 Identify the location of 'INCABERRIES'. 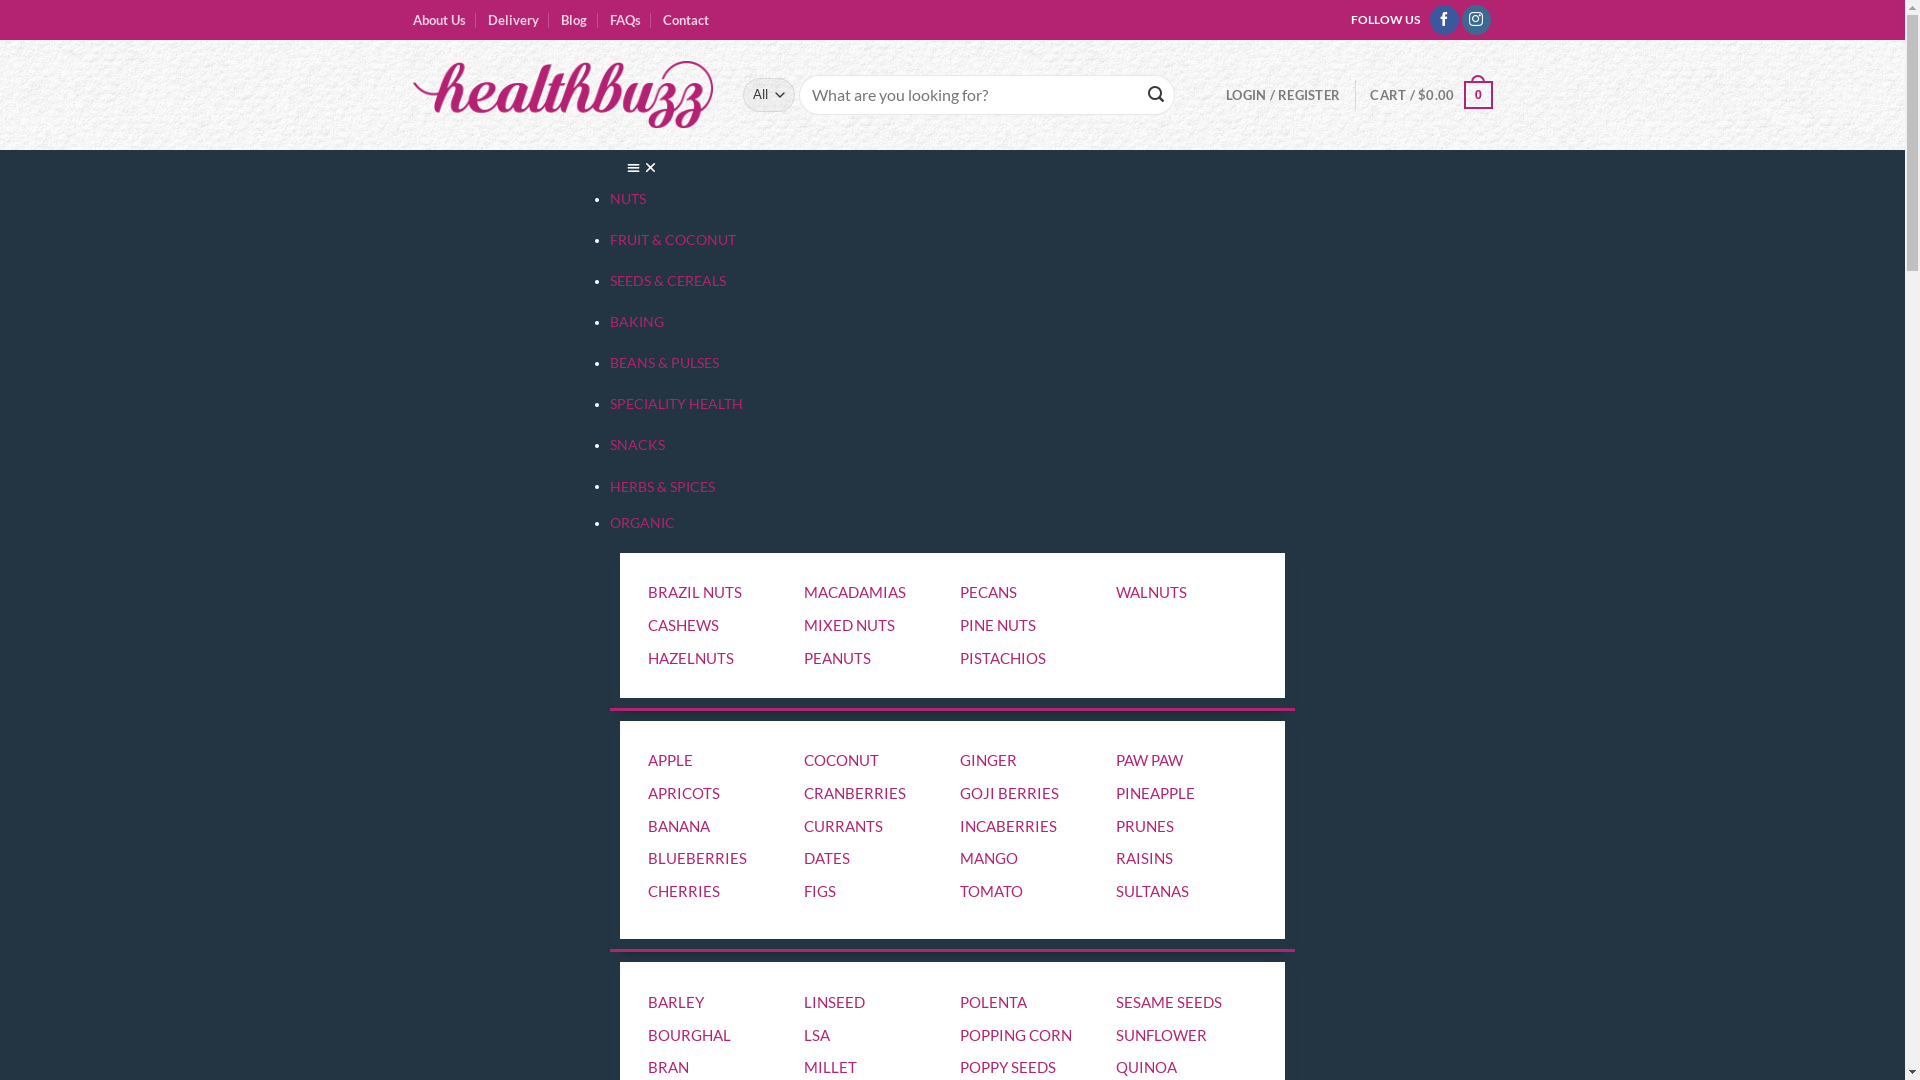
(1008, 825).